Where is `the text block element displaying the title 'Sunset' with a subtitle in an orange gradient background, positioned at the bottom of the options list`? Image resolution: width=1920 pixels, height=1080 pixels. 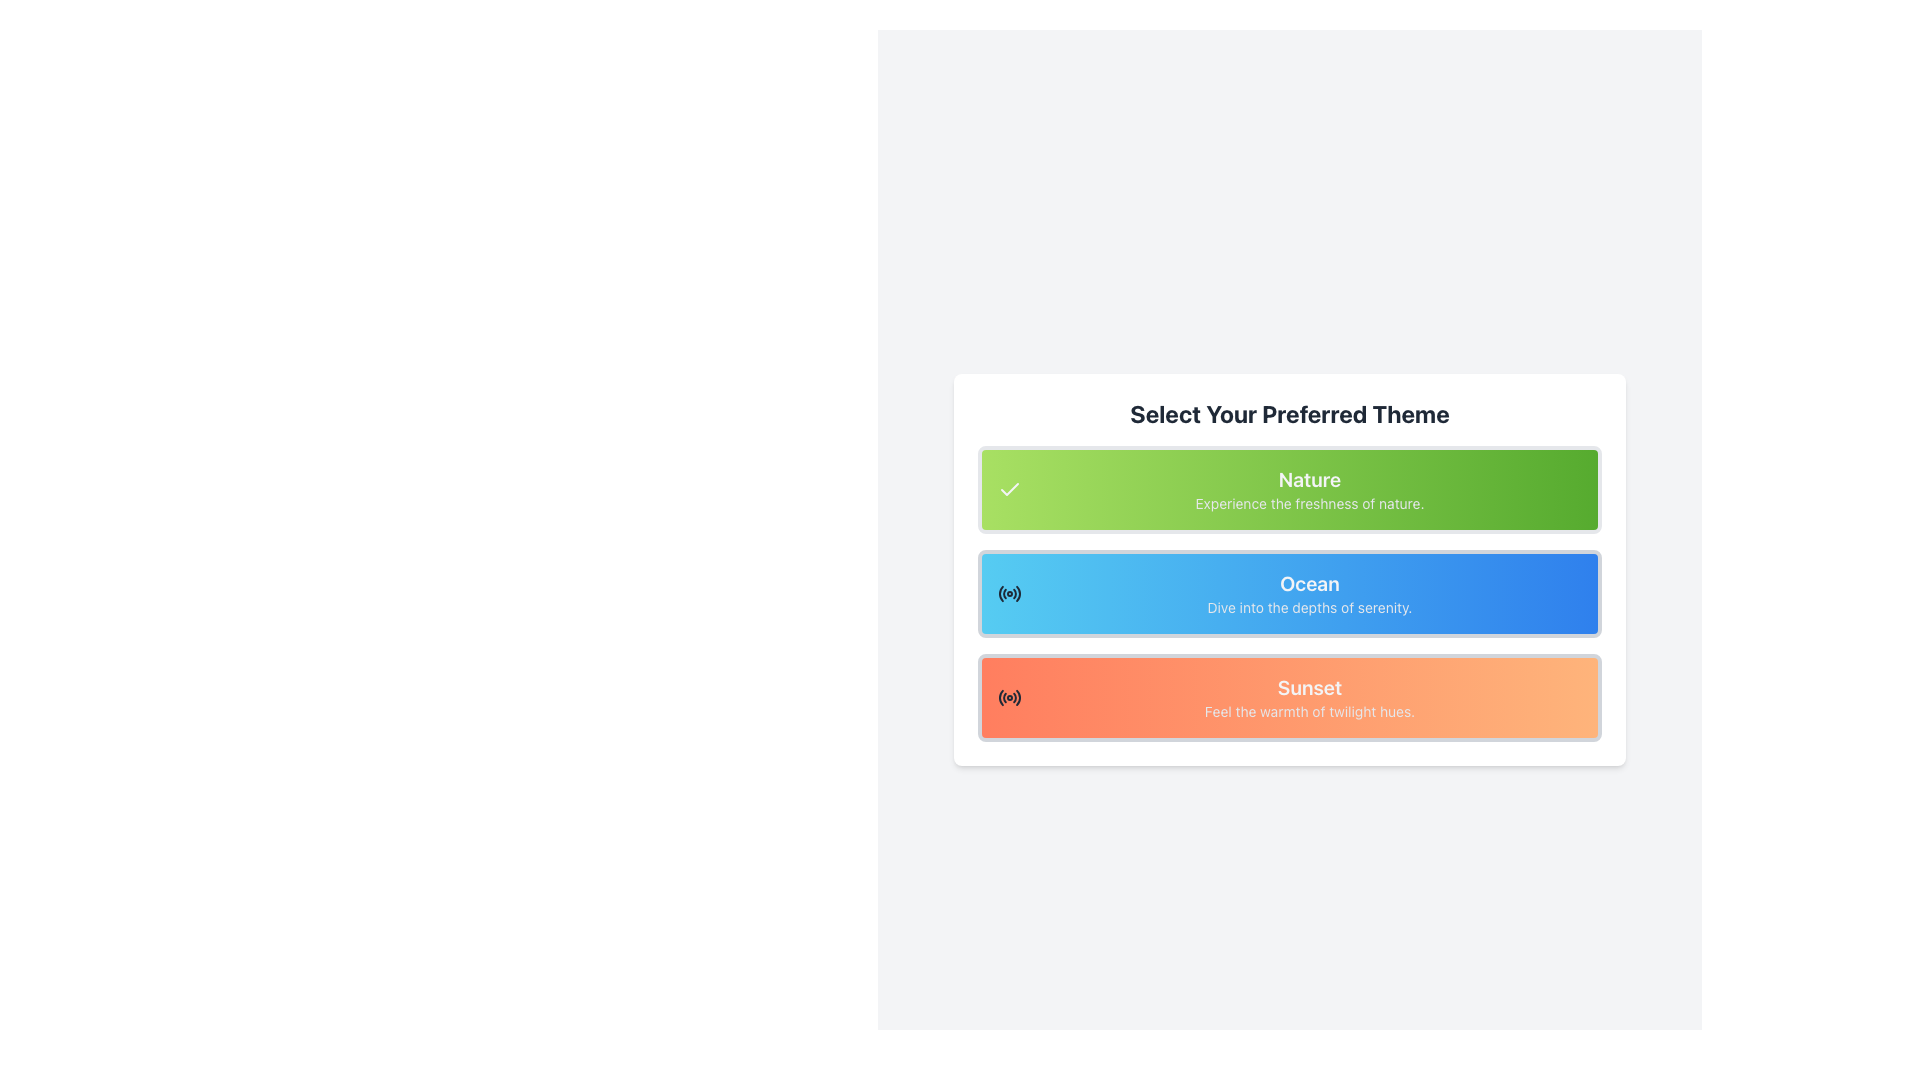 the text block element displaying the title 'Sunset' with a subtitle in an orange gradient background, positioned at the bottom of the options list is located at coordinates (1310, 697).